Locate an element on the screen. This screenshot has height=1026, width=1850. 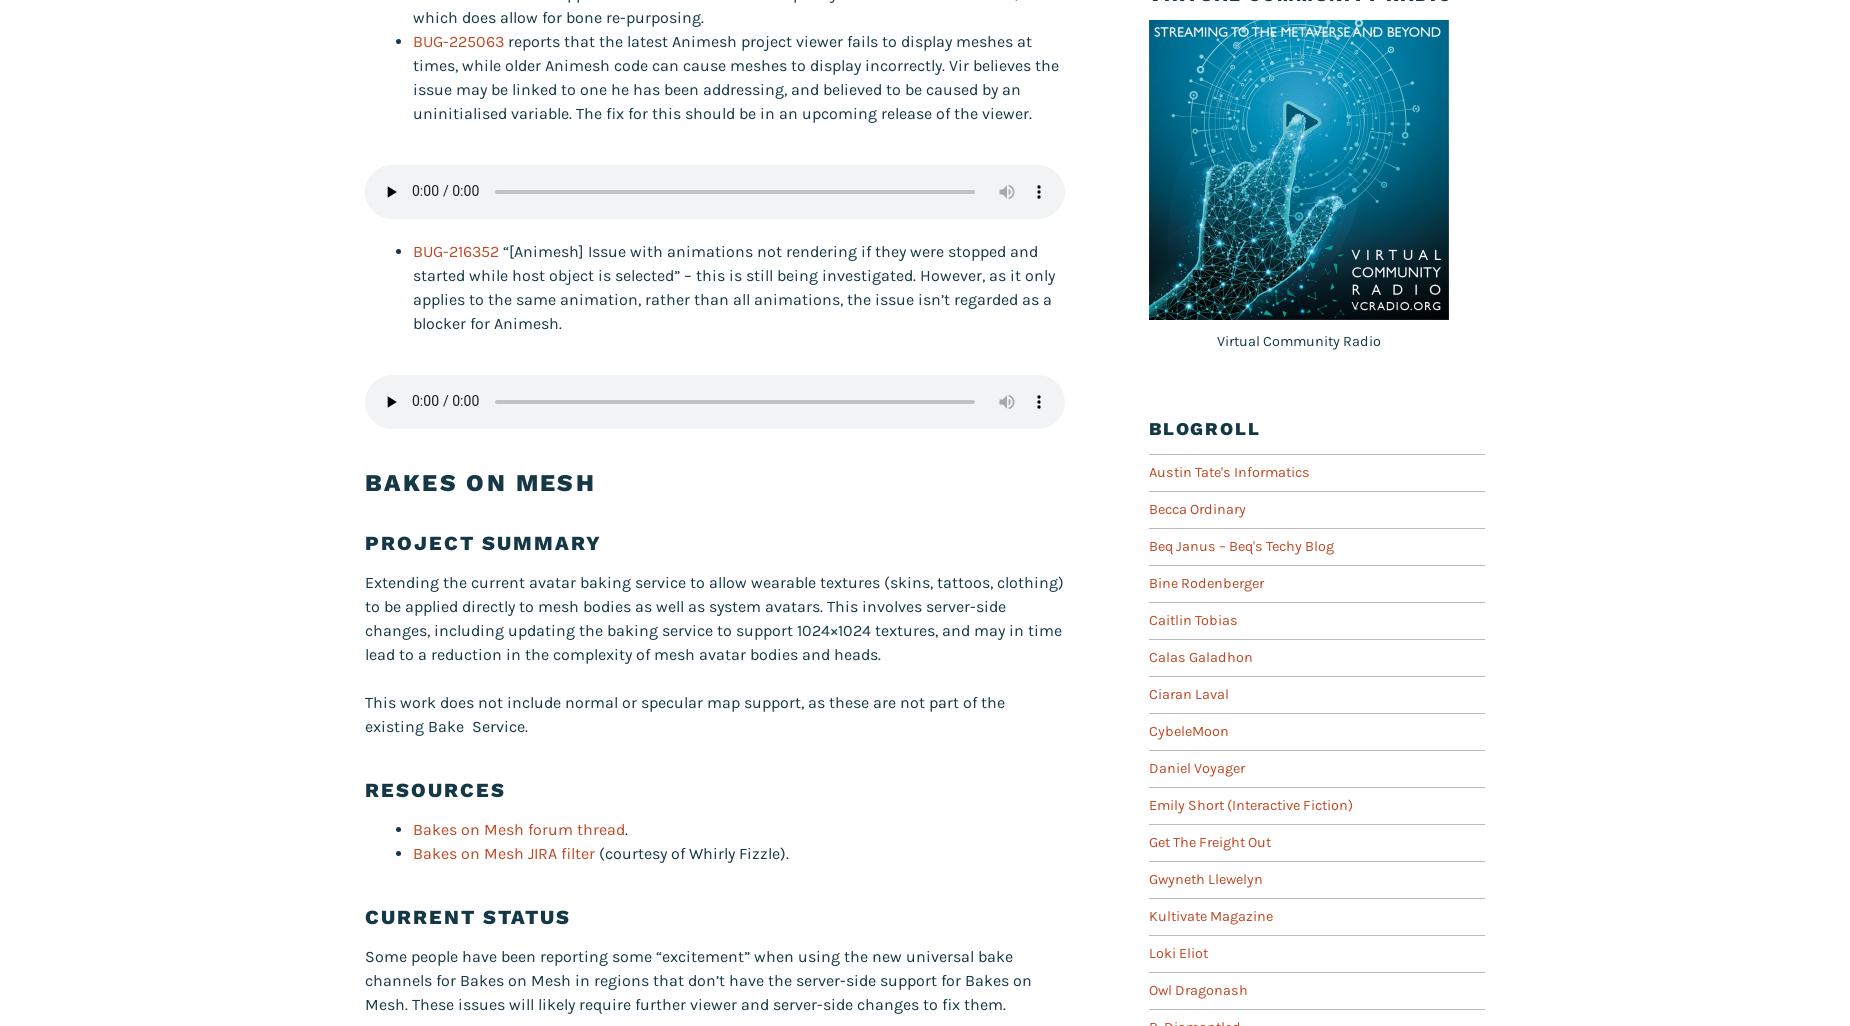
'Beq Janus – Beq's Techy Blog' is located at coordinates (1148, 545).